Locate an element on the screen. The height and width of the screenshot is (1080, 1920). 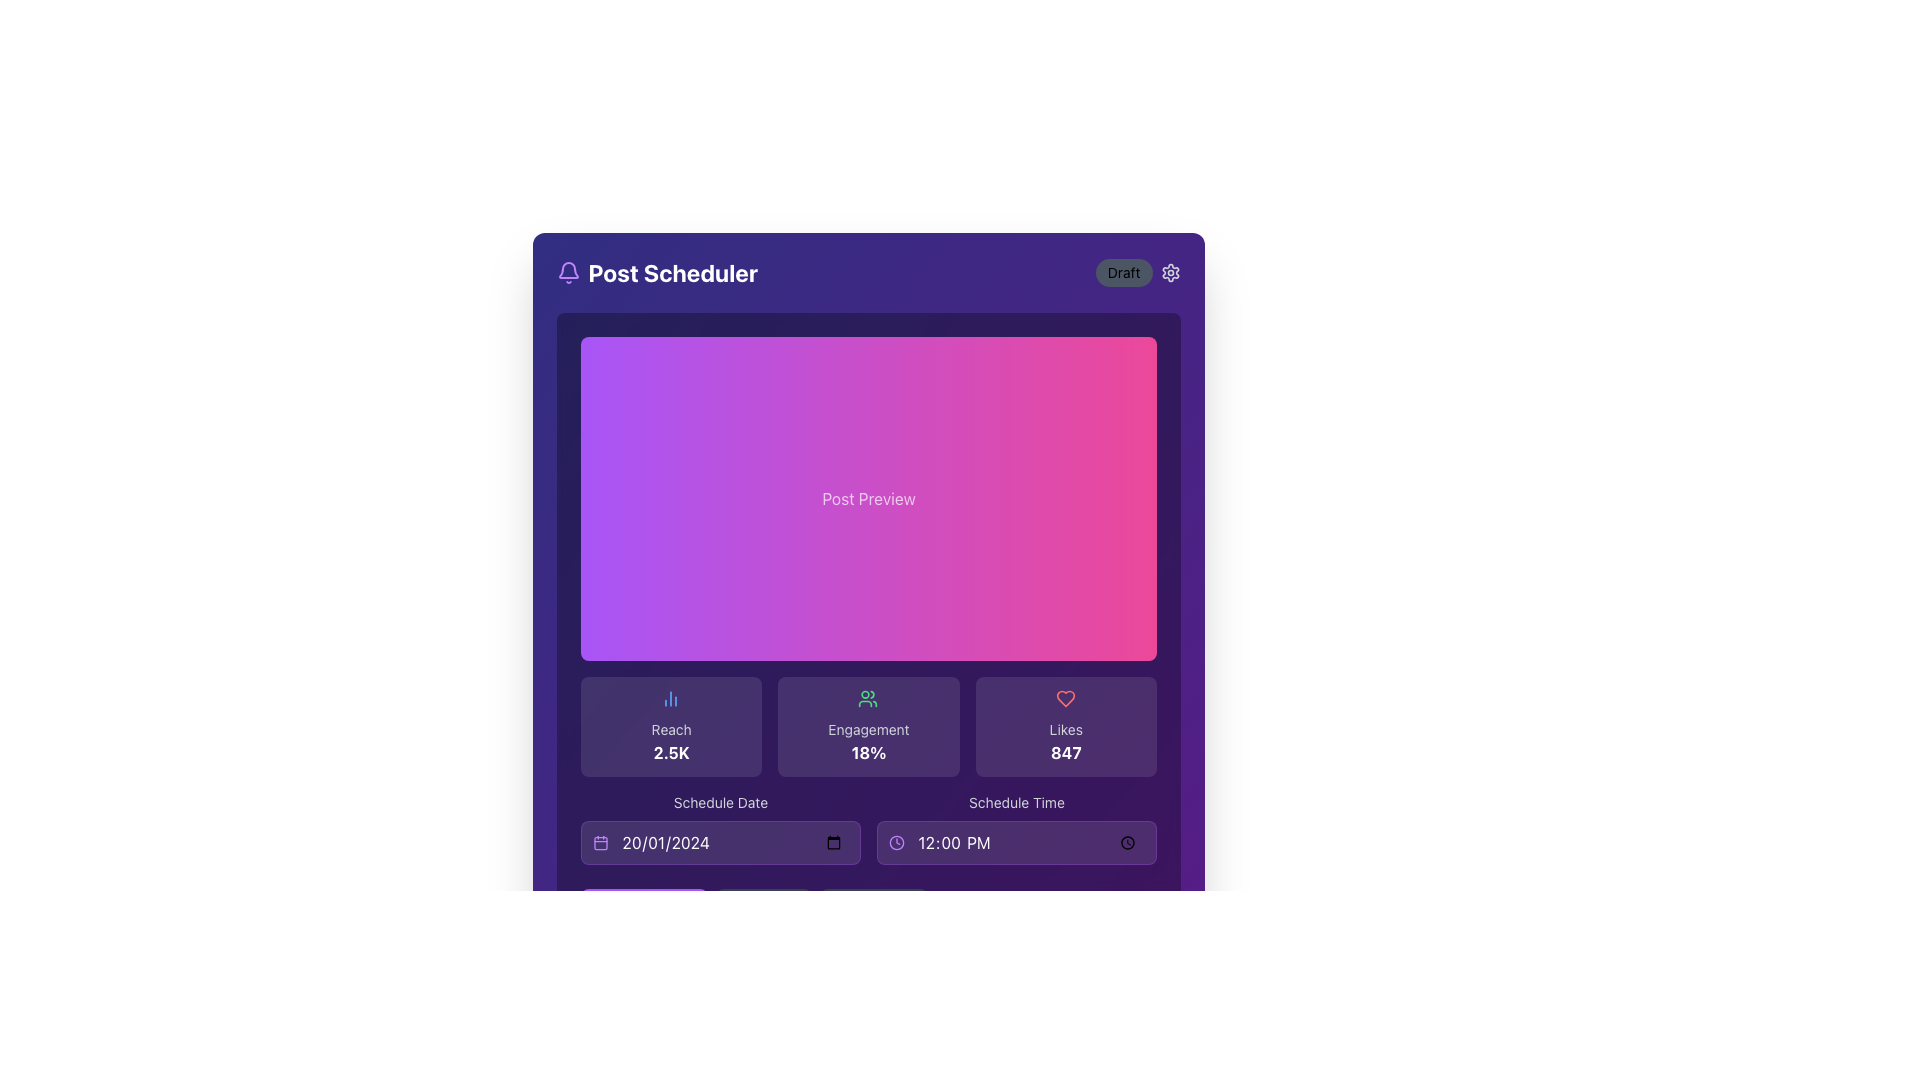
the SVG circle element within the purple clock icon located to the left of the '12:00 PM' time display in the 'Schedule Time' section is located at coordinates (895, 843).